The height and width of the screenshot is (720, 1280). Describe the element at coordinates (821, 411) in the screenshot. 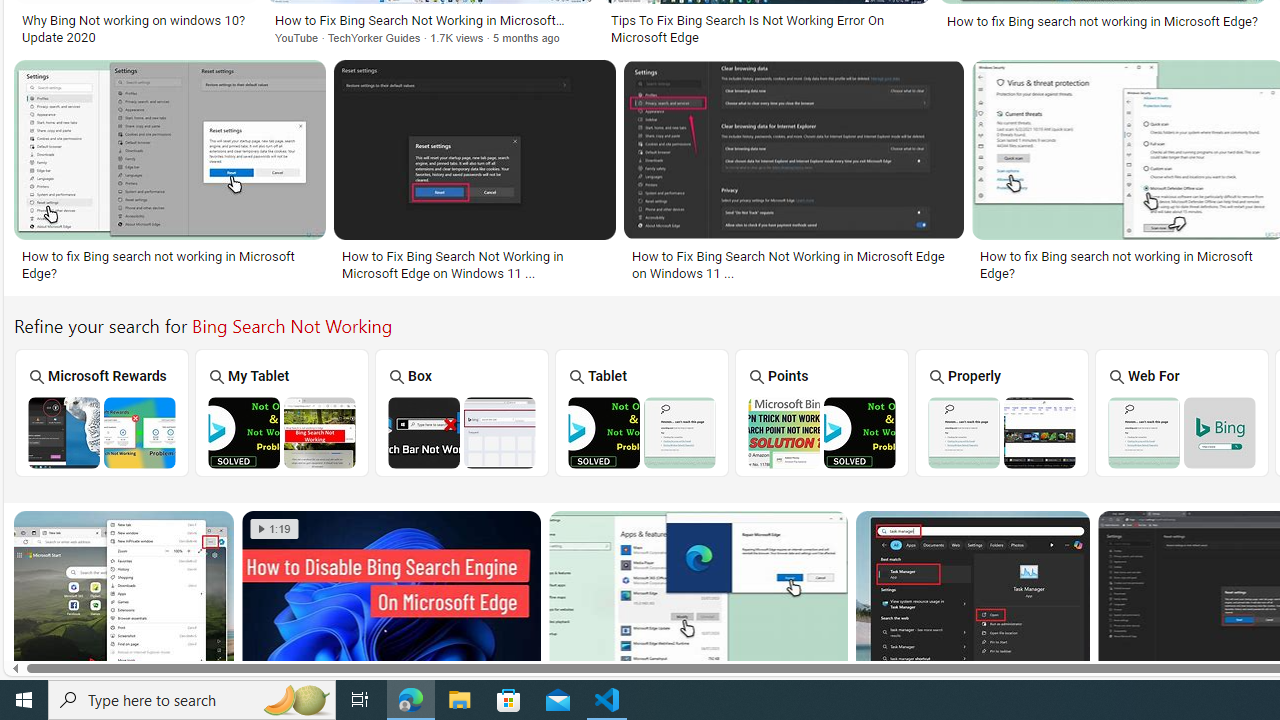

I see `'Bing Search Points Not Working Points'` at that location.